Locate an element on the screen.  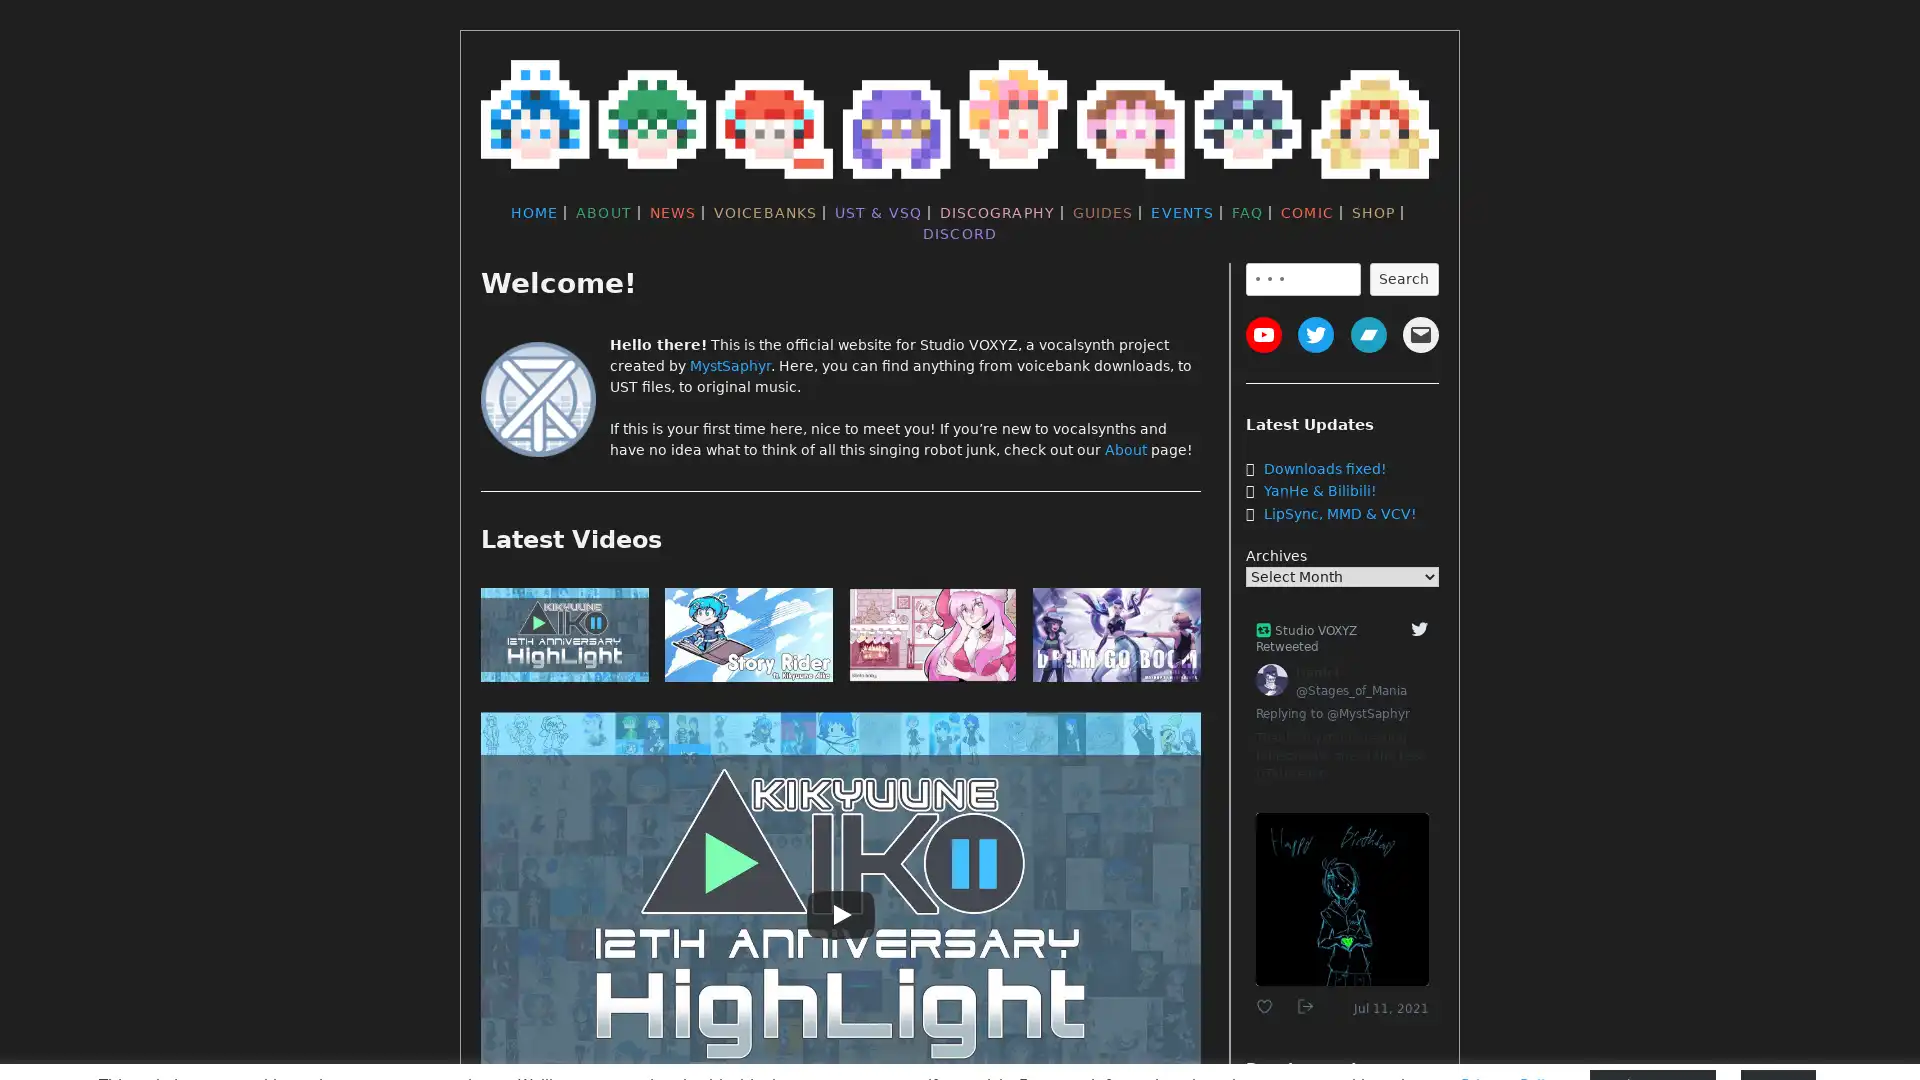
play is located at coordinates (747, 639).